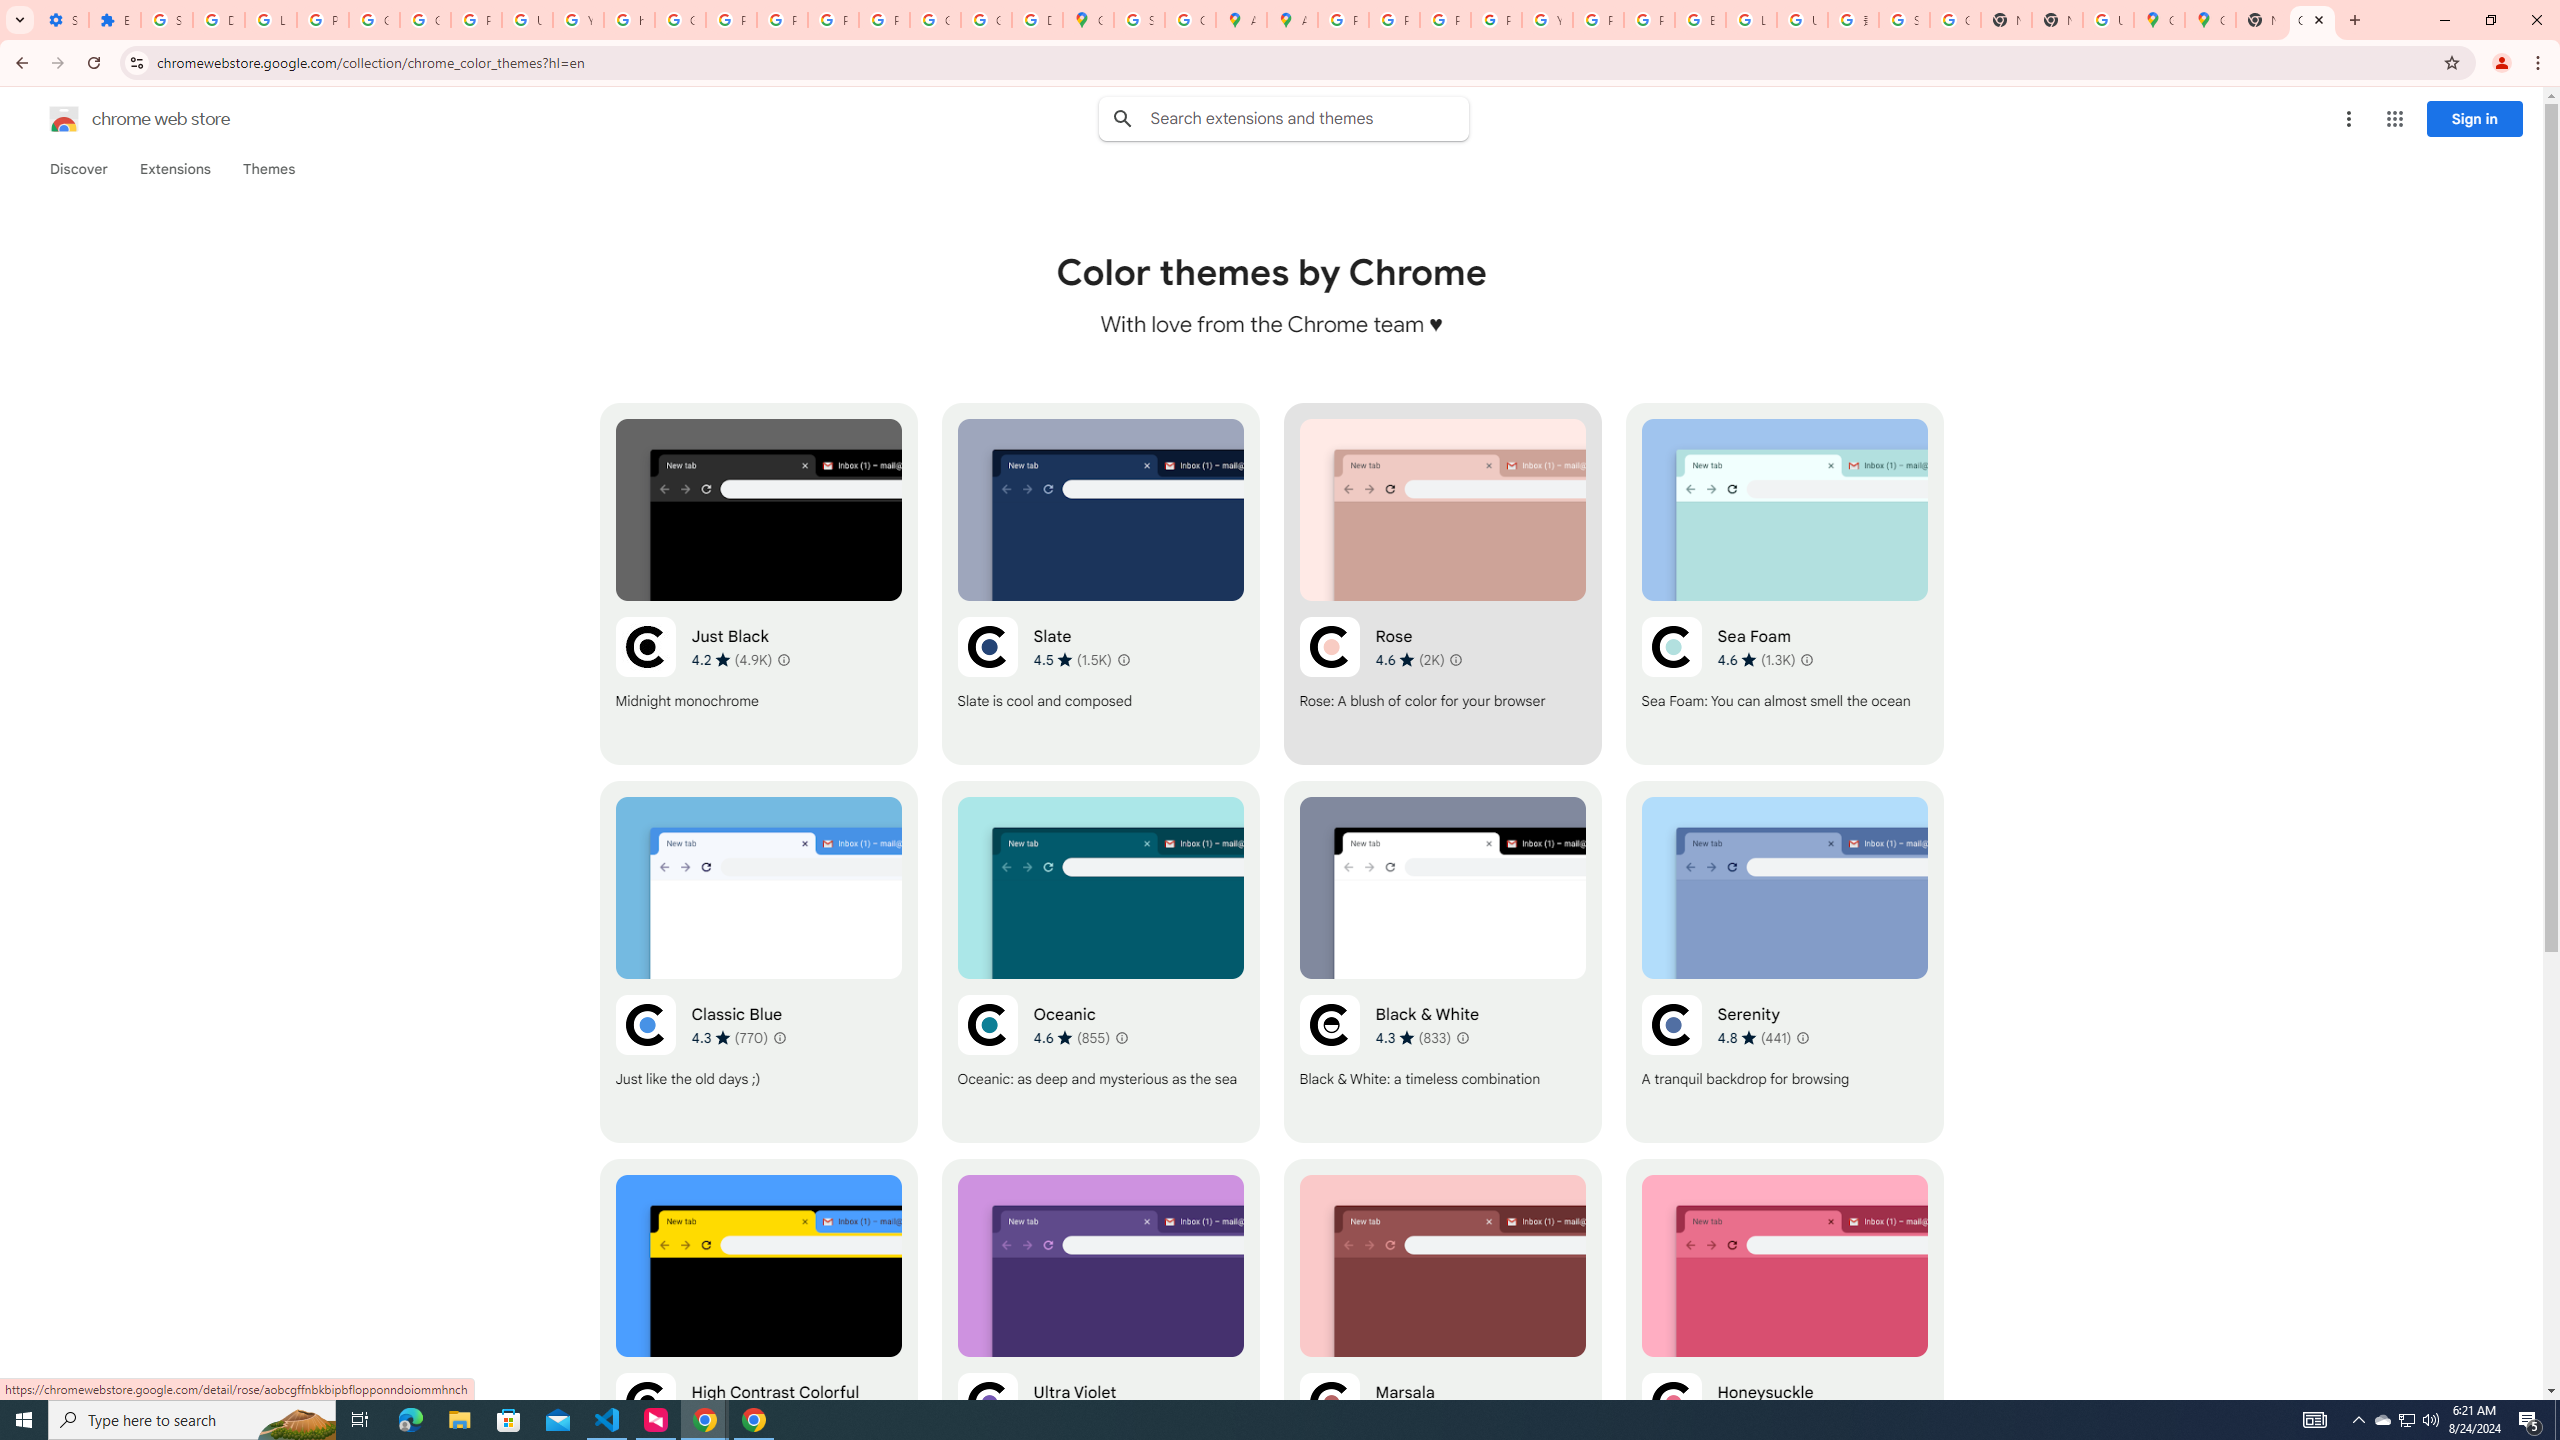  What do you see at coordinates (1409, 659) in the screenshot?
I see `'Average rating 4.6 out of 5 stars. 2K ratings.'` at bounding box center [1409, 659].